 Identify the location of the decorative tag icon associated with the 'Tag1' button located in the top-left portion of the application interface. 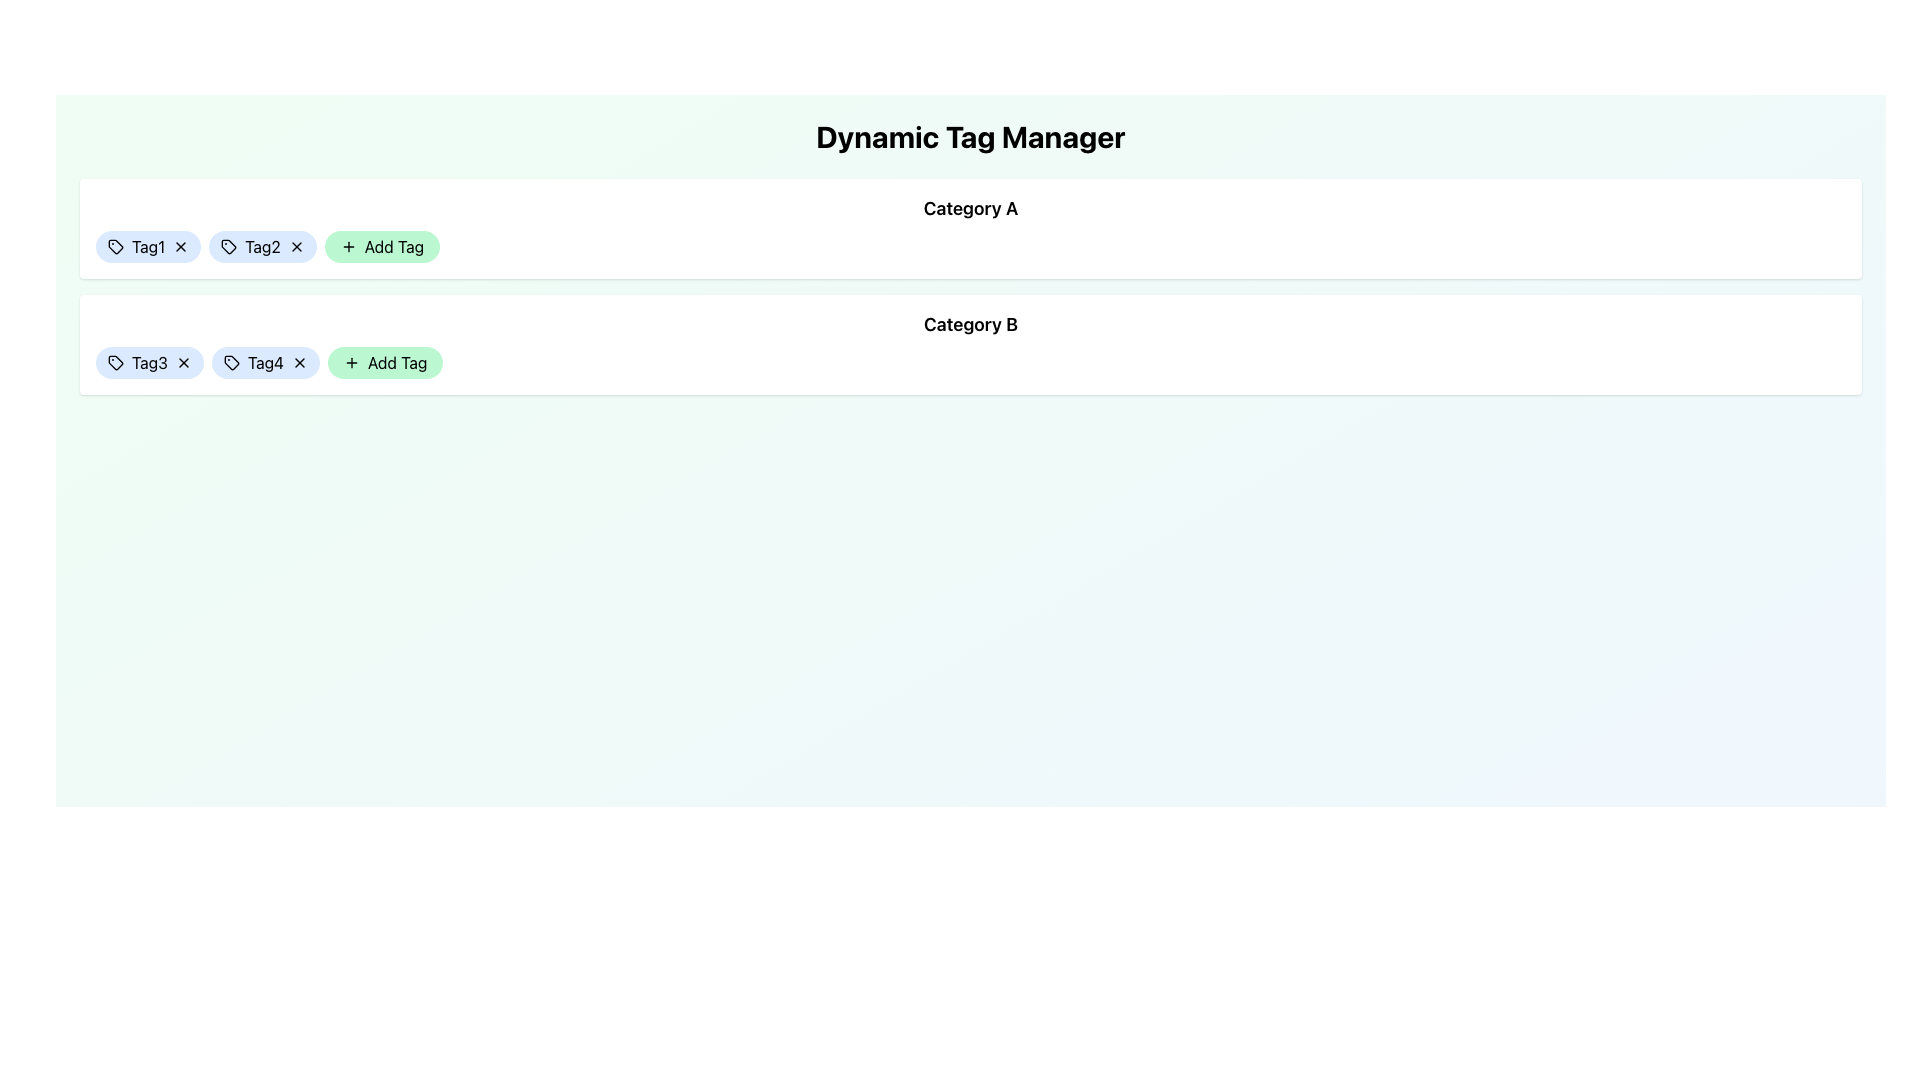
(114, 245).